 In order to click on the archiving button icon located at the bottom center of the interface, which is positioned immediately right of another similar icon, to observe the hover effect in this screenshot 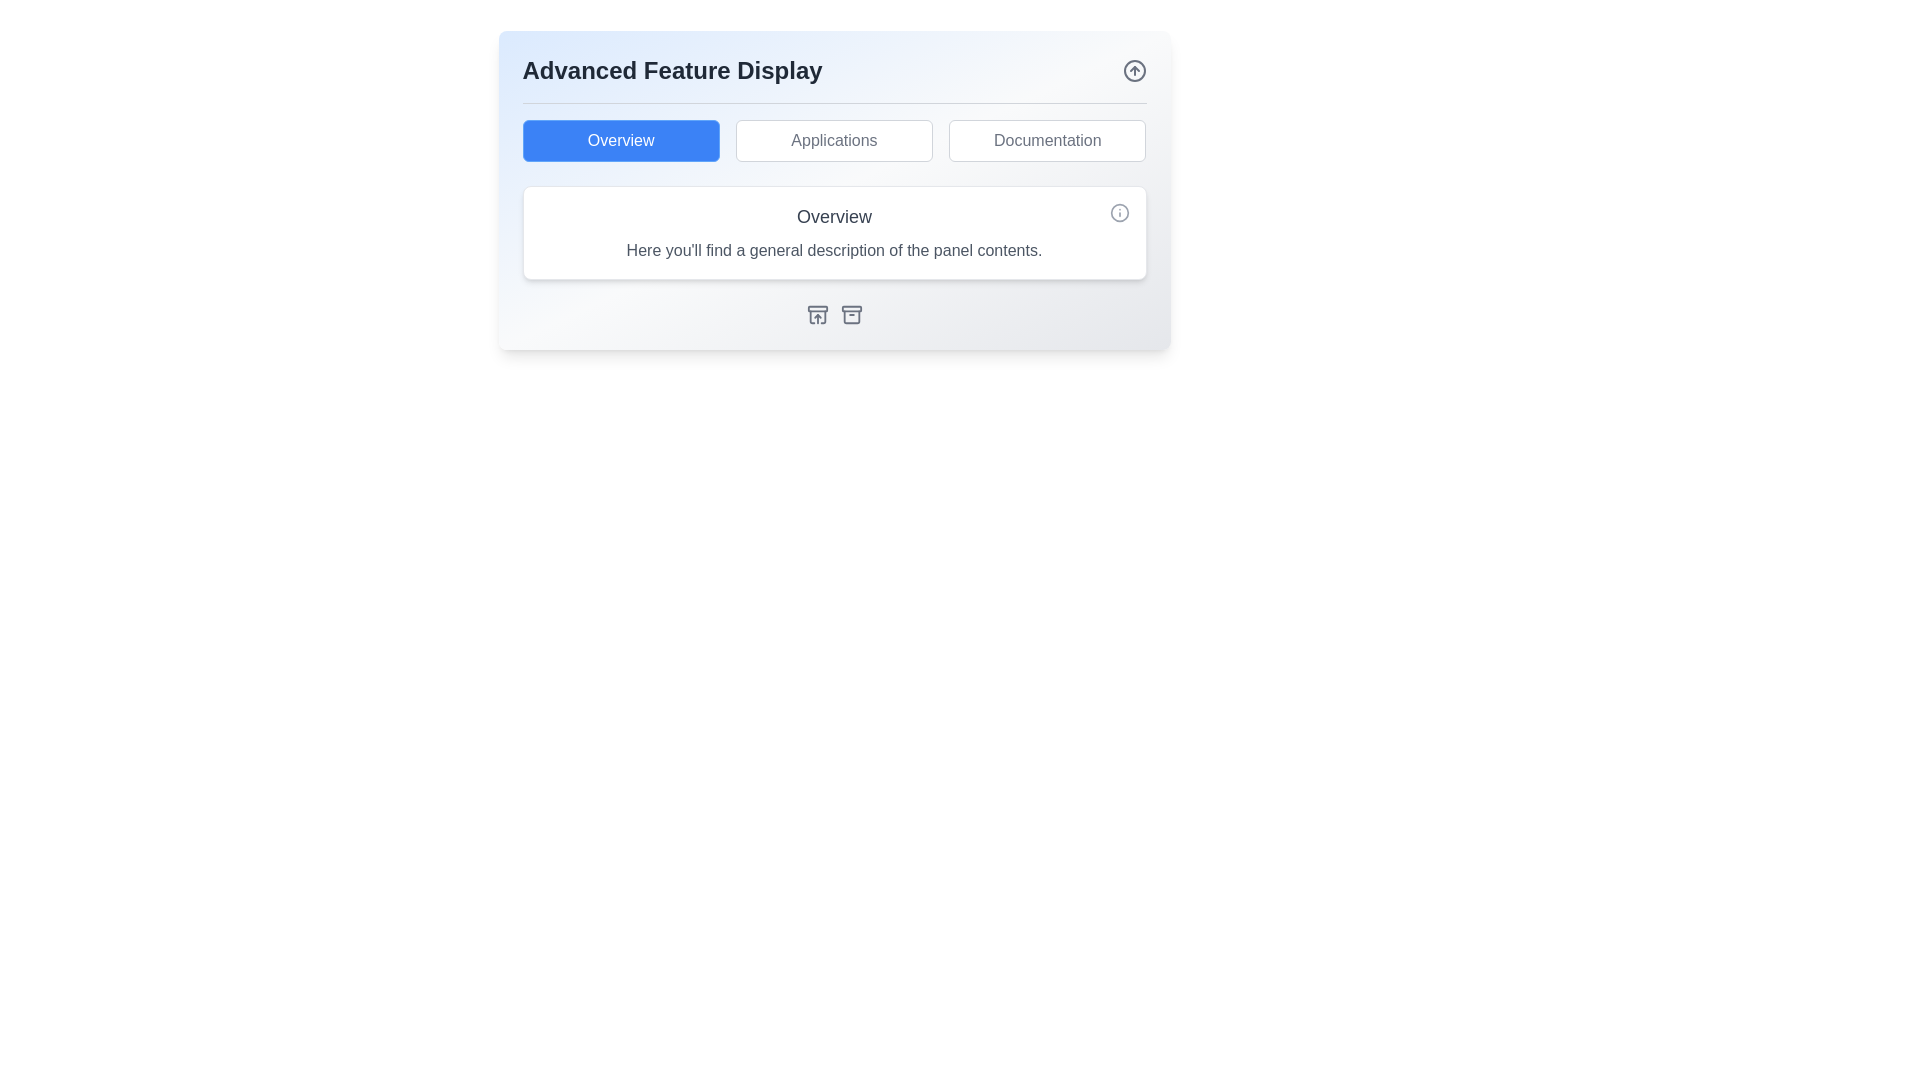, I will do `click(851, 315)`.